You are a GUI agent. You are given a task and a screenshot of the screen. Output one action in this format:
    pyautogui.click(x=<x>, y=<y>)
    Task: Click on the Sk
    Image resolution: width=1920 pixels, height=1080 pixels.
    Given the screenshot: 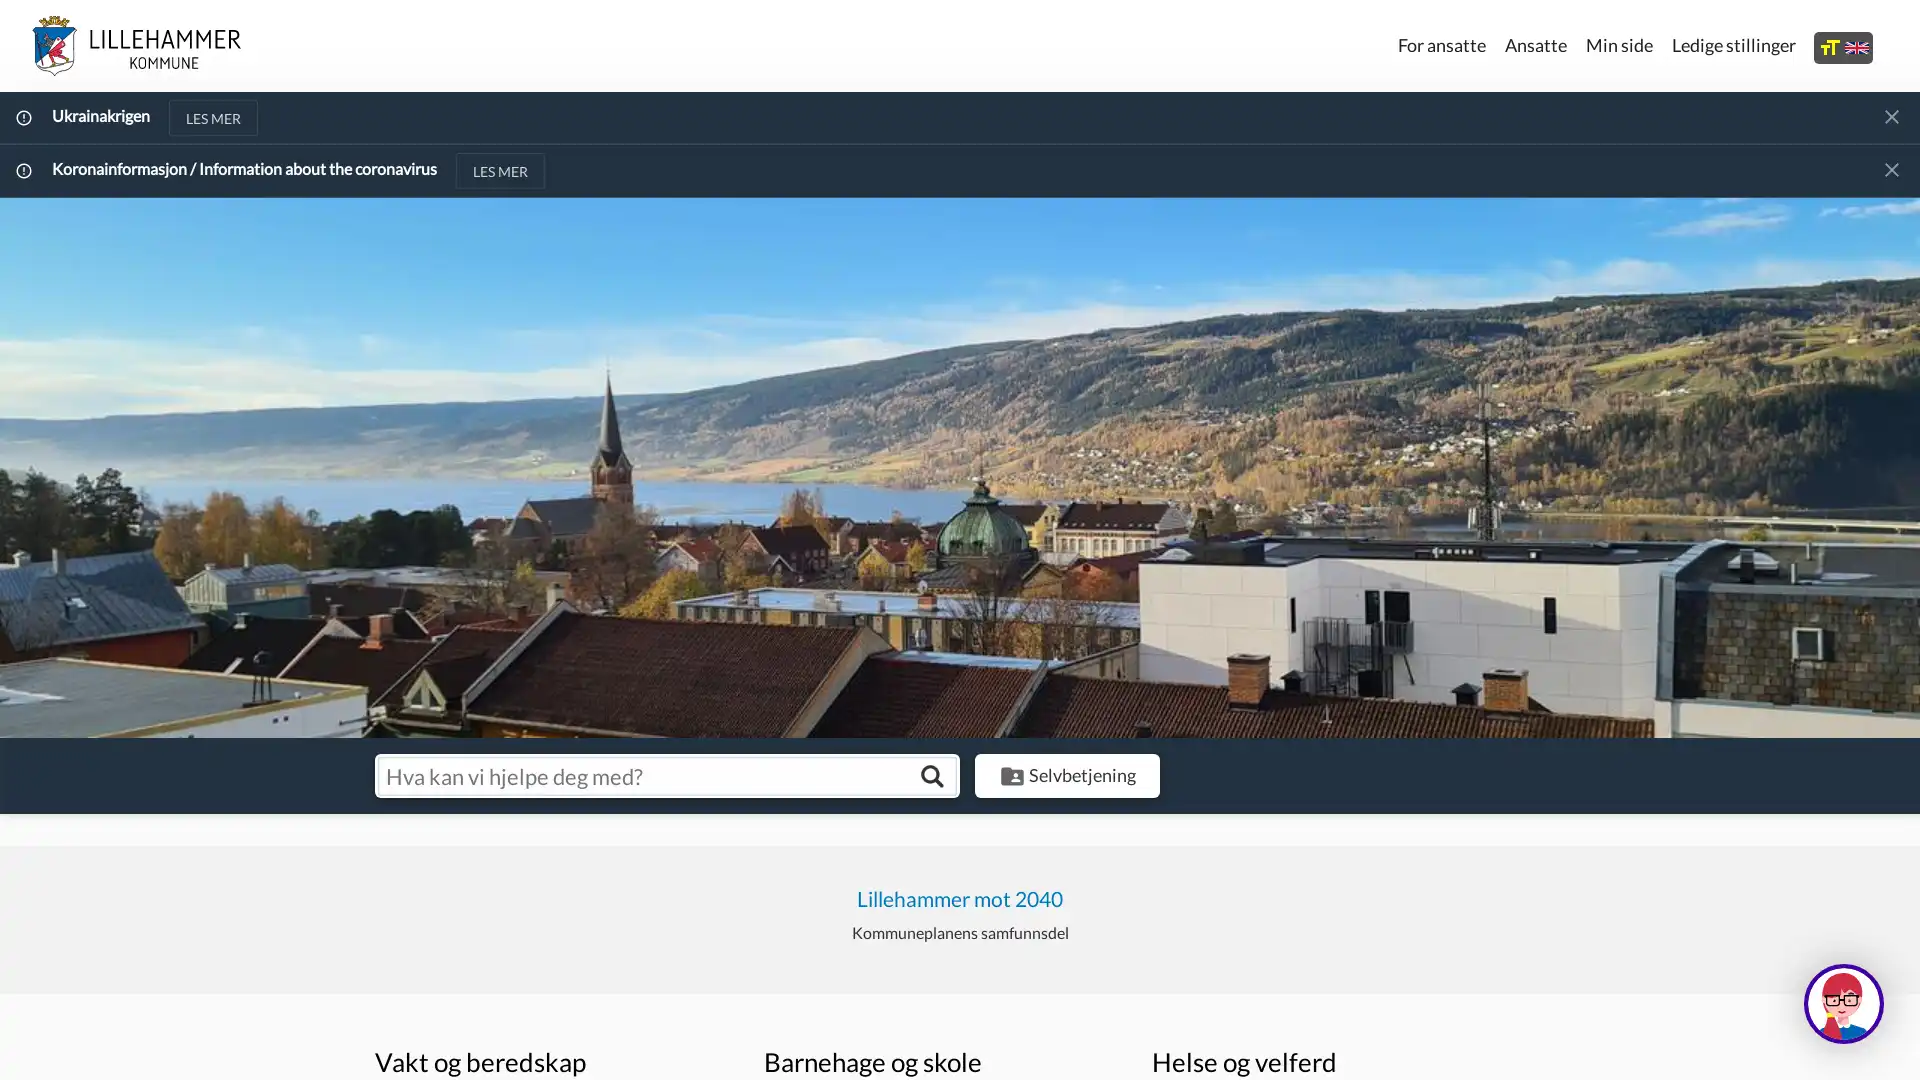 What is the action you would take?
    pyautogui.click(x=930, y=774)
    